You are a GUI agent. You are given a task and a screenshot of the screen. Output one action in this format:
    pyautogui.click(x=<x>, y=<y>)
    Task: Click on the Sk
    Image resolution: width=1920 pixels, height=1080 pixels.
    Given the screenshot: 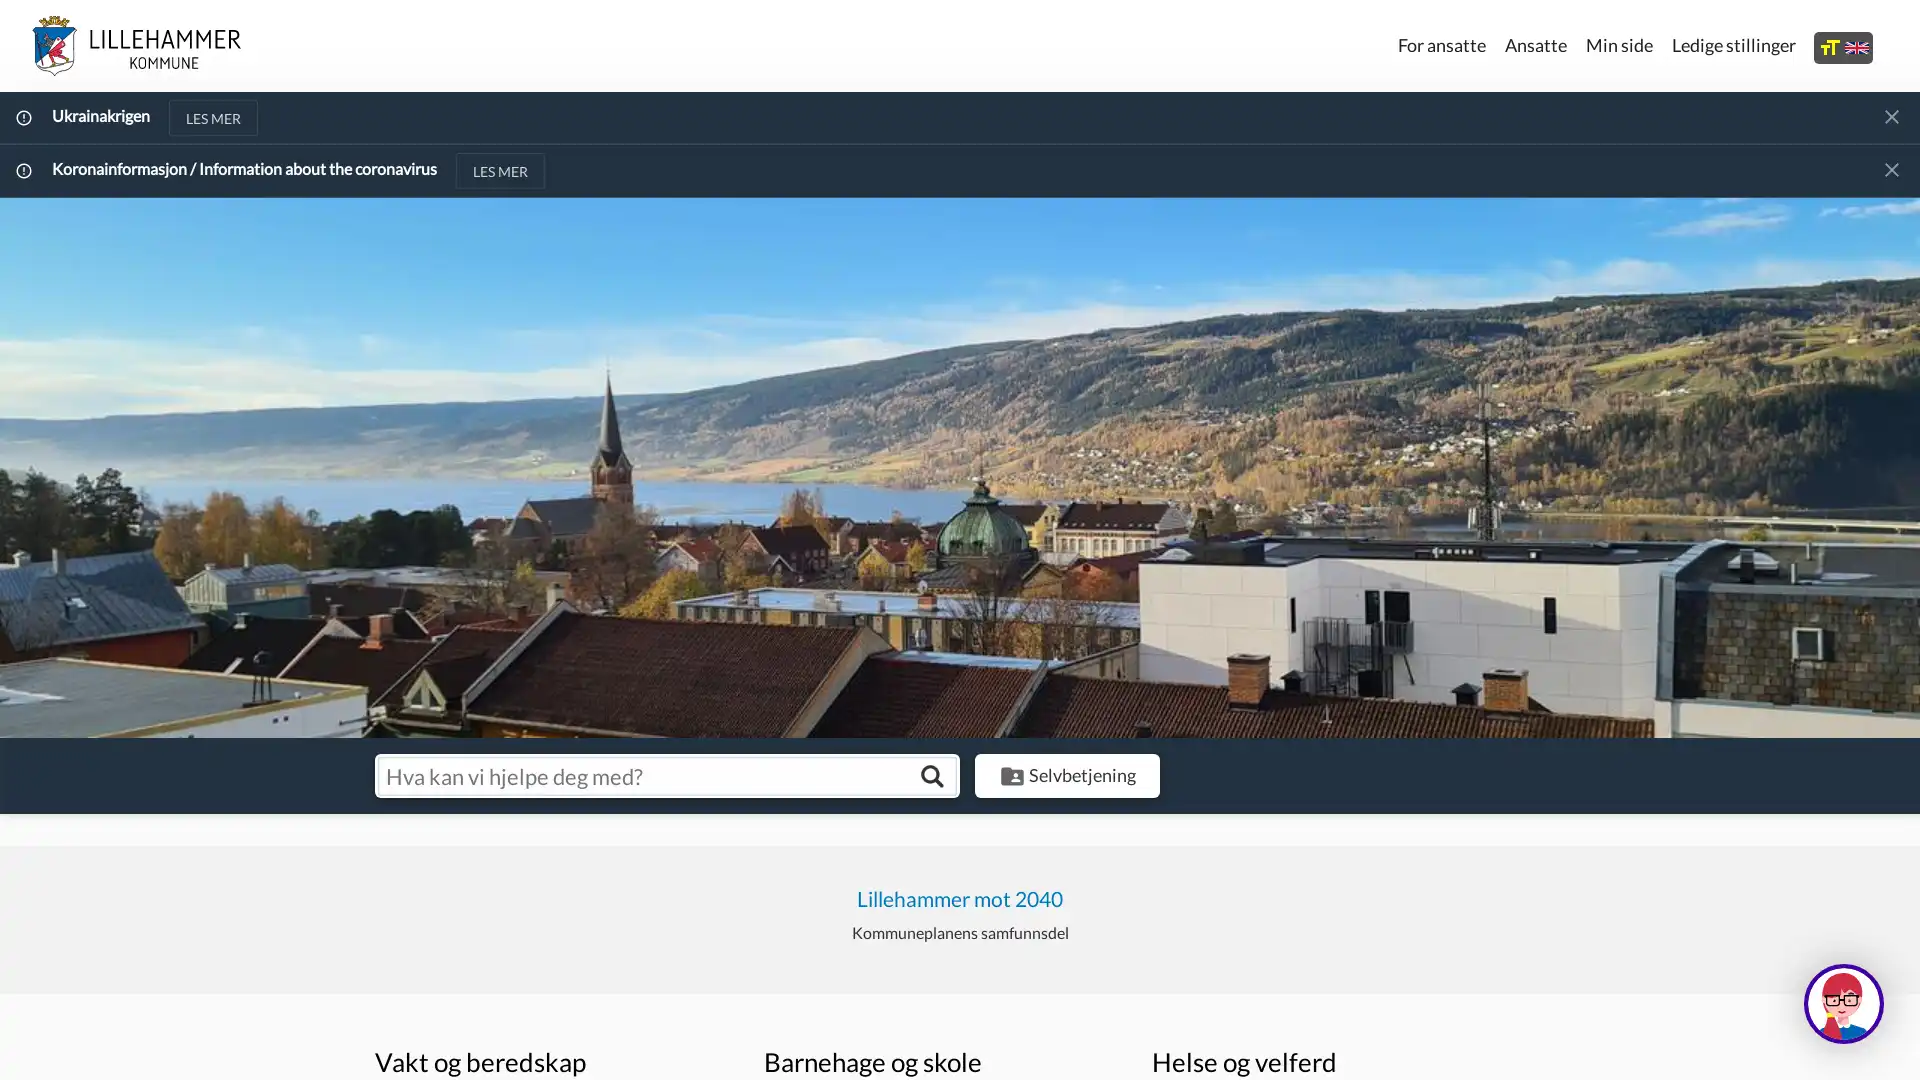 What is the action you would take?
    pyautogui.click(x=930, y=774)
    